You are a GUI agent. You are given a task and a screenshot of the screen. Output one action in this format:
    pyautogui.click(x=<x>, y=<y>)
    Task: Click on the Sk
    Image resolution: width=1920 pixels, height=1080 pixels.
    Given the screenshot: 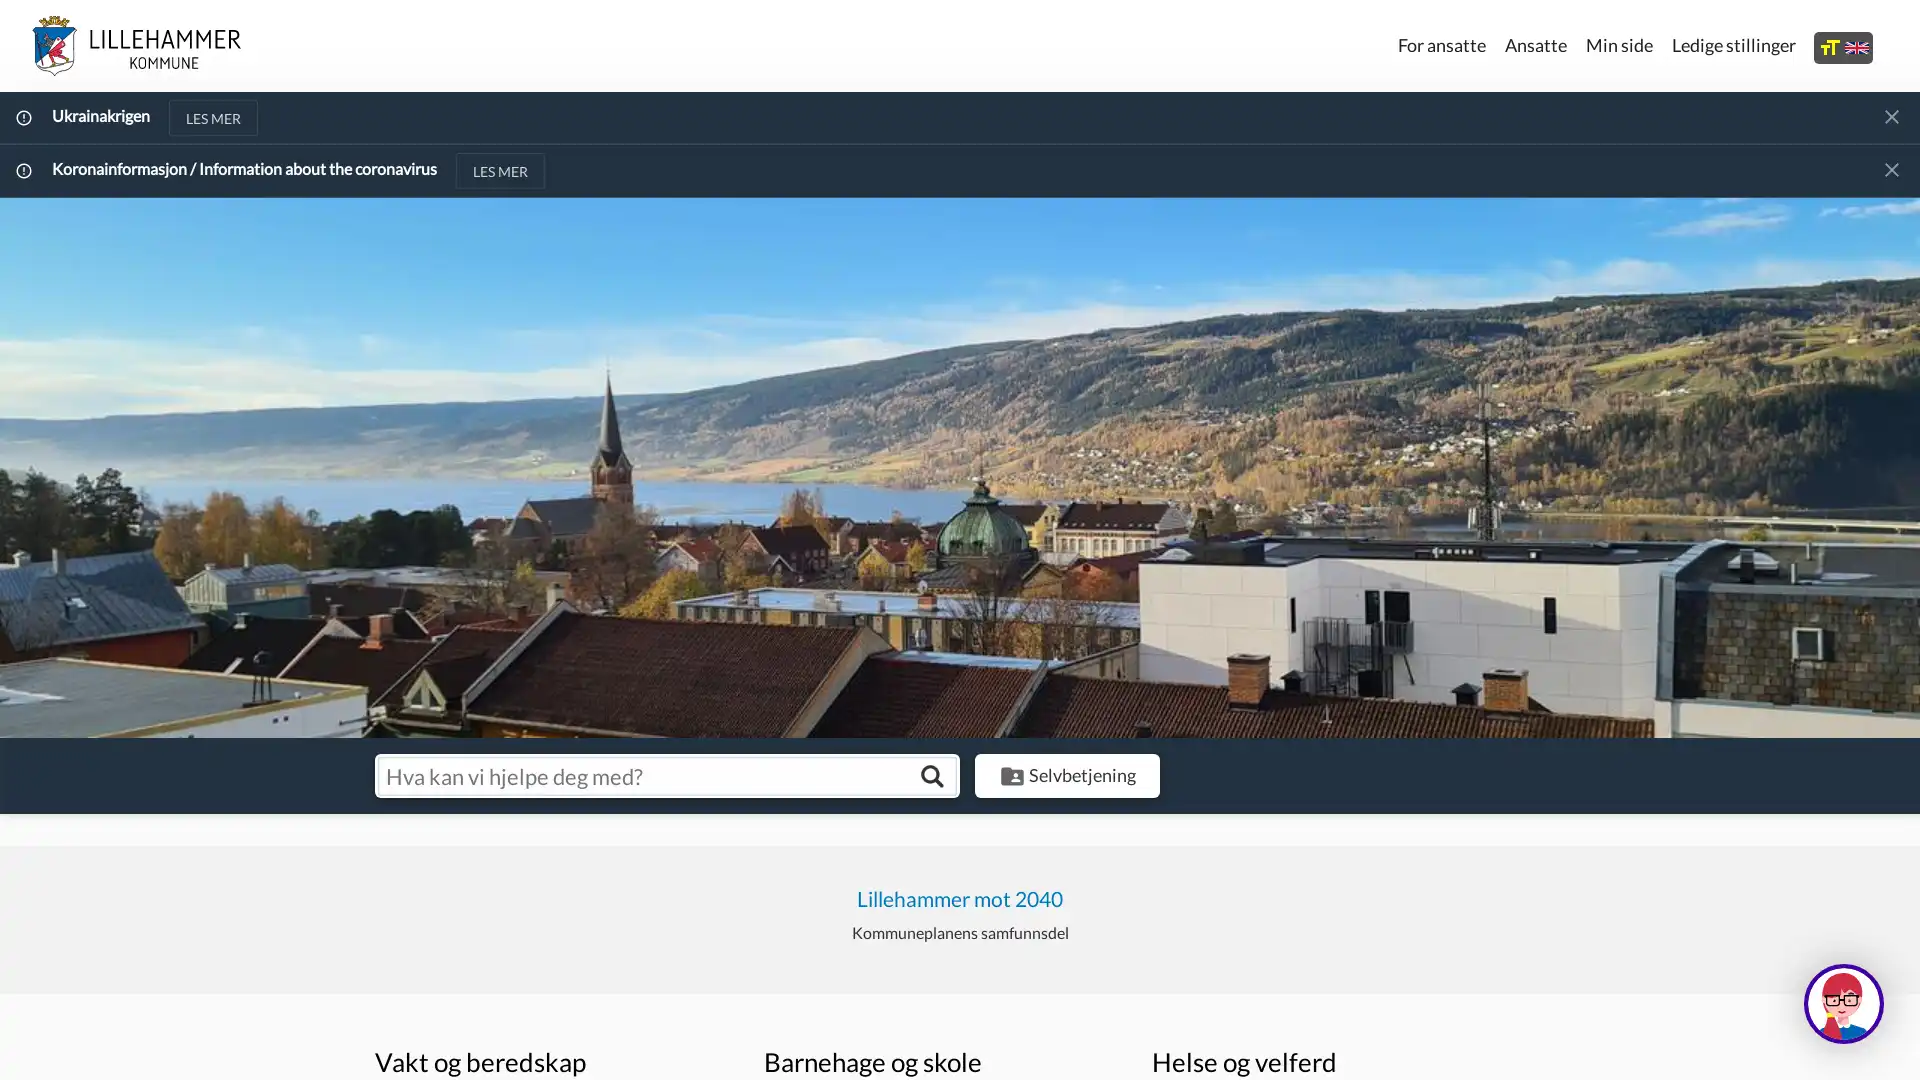 What is the action you would take?
    pyautogui.click(x=930, y=774)
    